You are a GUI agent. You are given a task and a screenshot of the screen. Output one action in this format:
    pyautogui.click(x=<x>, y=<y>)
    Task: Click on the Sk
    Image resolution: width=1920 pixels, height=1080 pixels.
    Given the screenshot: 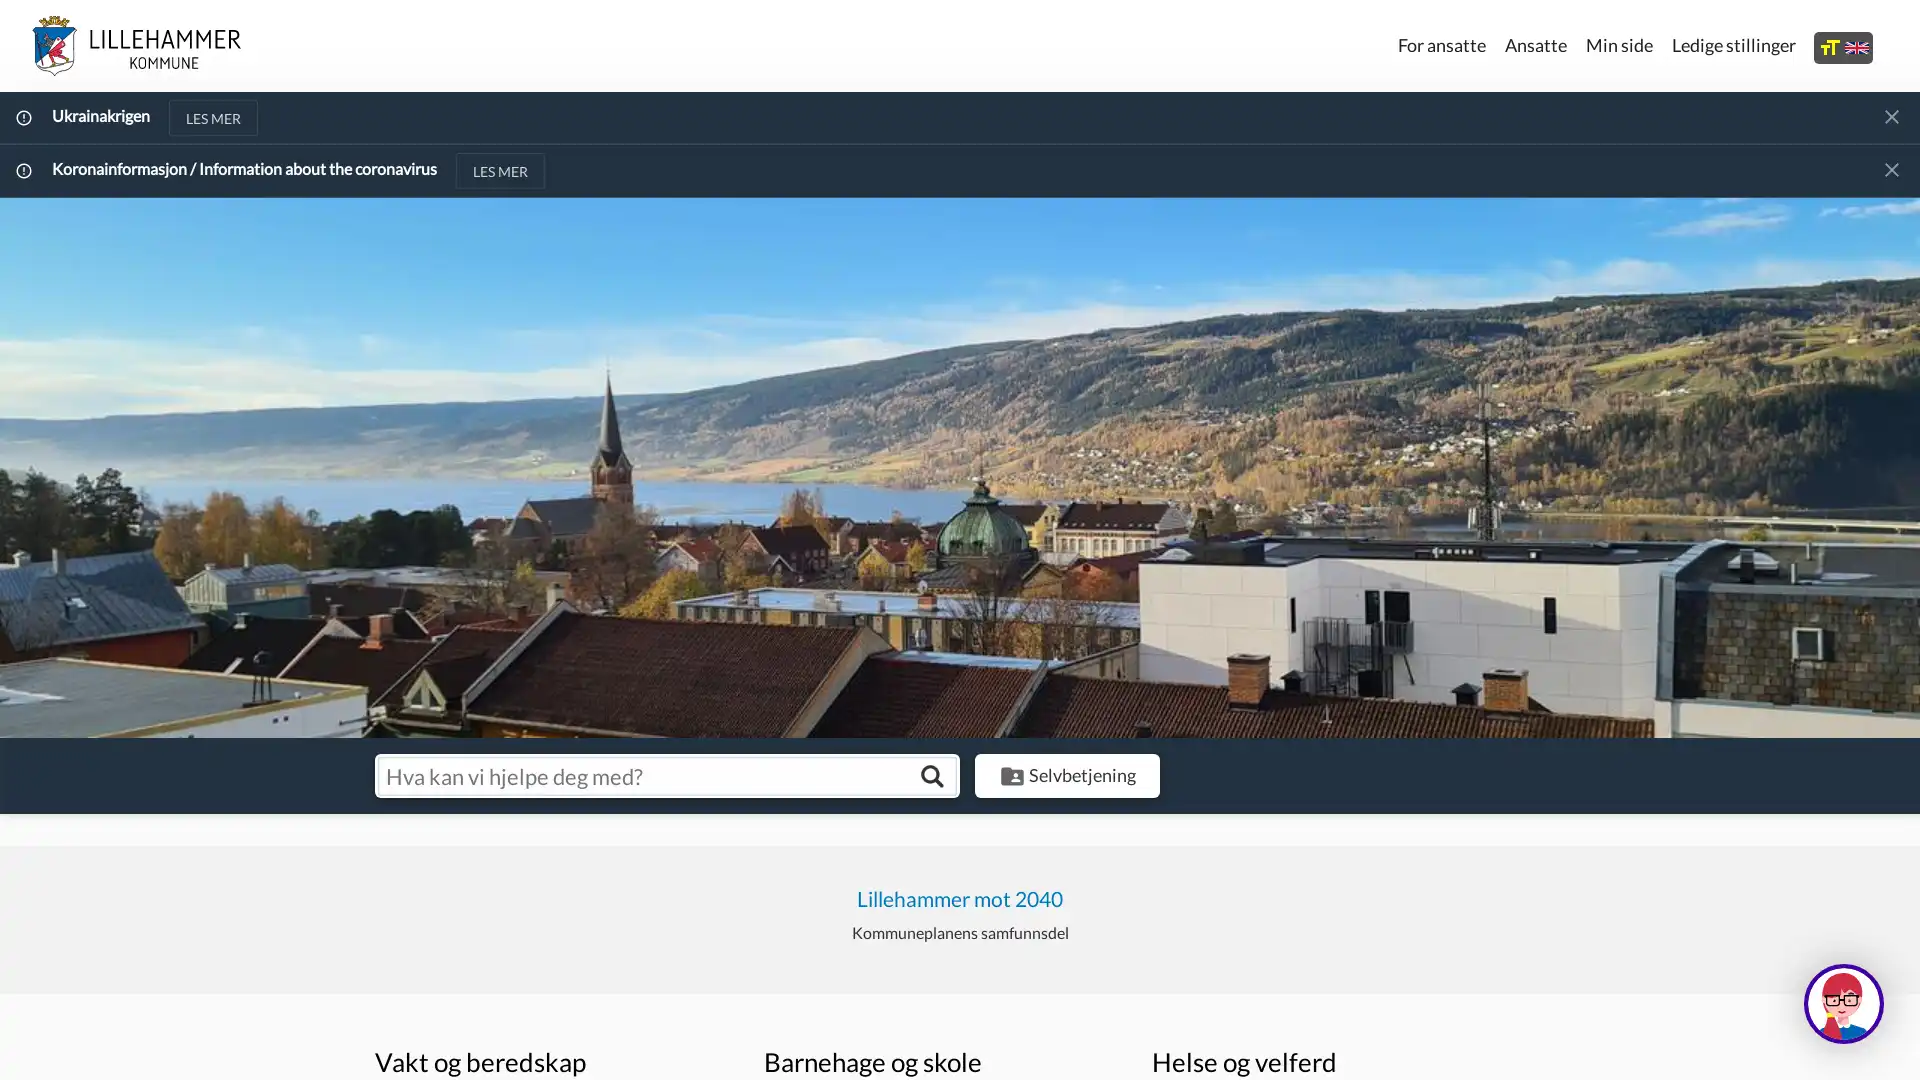 What is the action you would take?
    pyautogui.click(x=930, y=774)
    